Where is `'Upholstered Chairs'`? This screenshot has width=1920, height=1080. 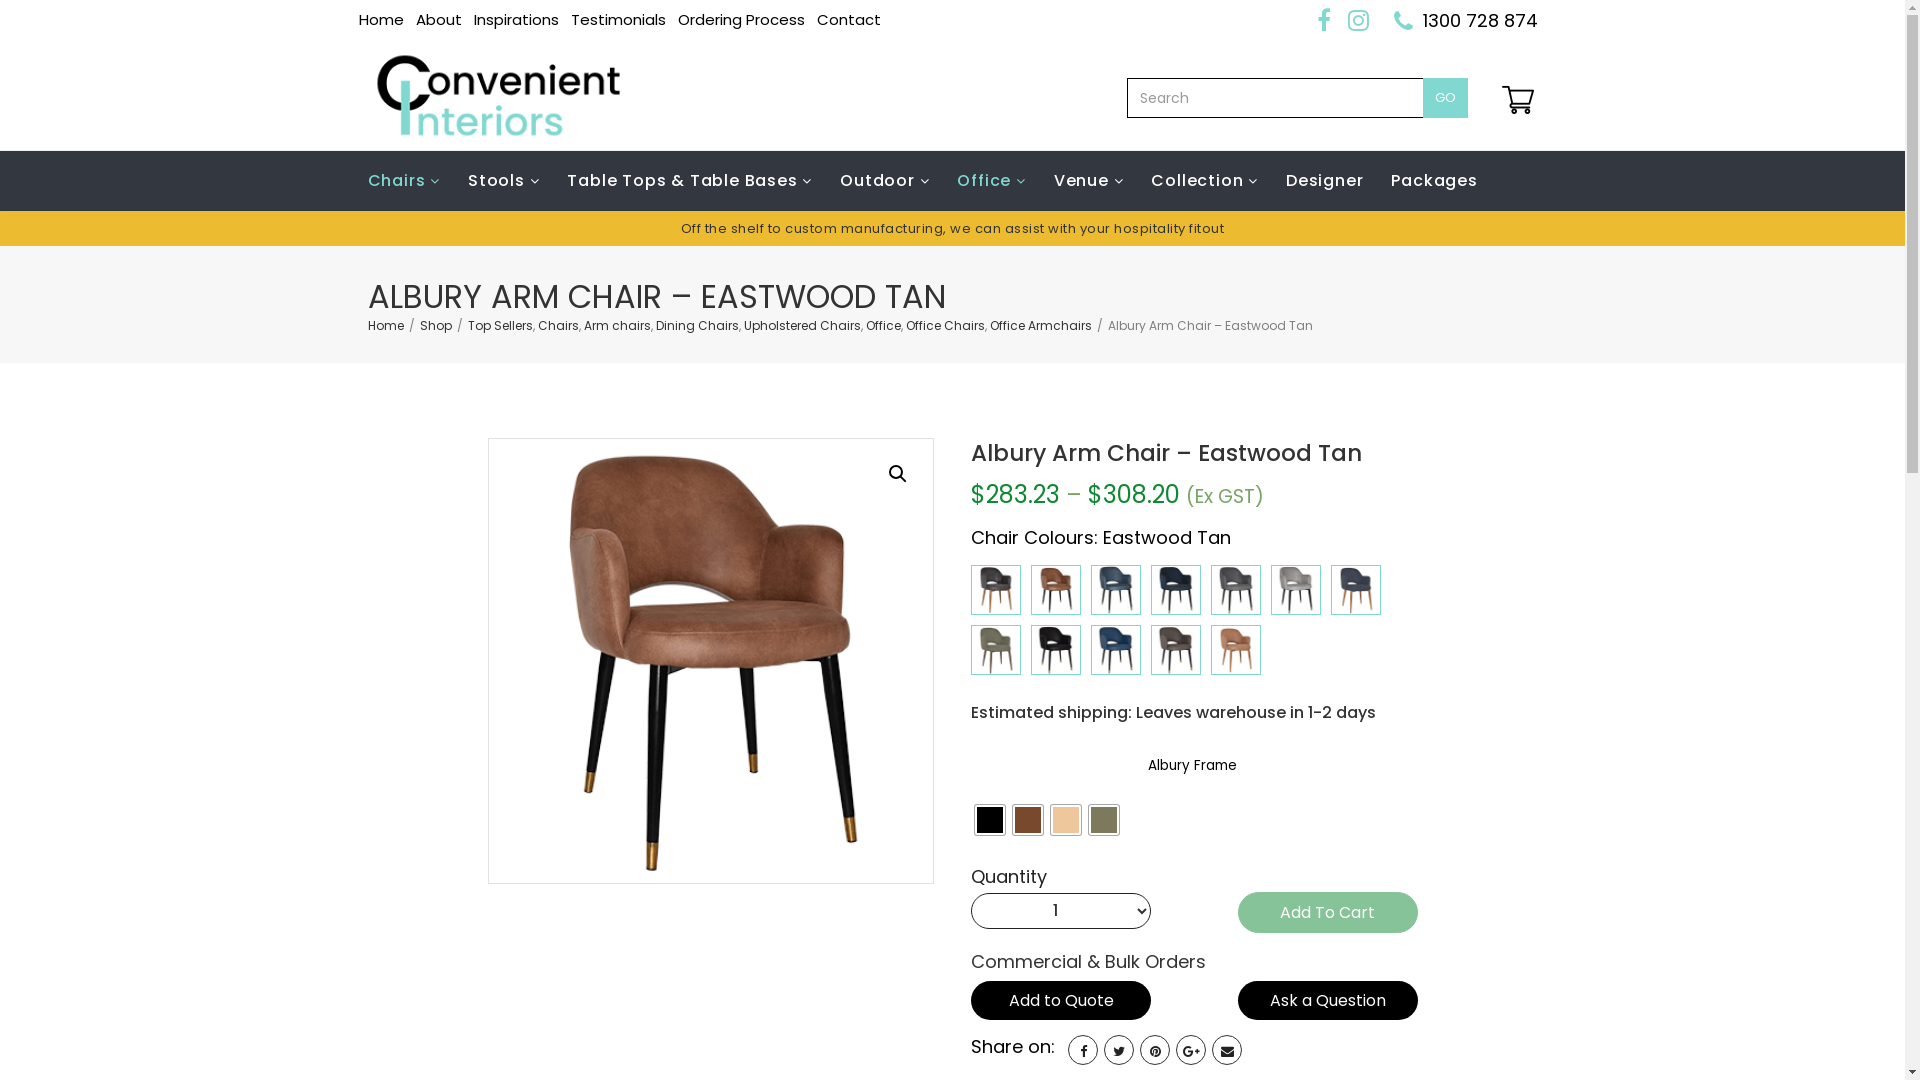
'Upholstered Chairs' is located at coordinates (802, 324).